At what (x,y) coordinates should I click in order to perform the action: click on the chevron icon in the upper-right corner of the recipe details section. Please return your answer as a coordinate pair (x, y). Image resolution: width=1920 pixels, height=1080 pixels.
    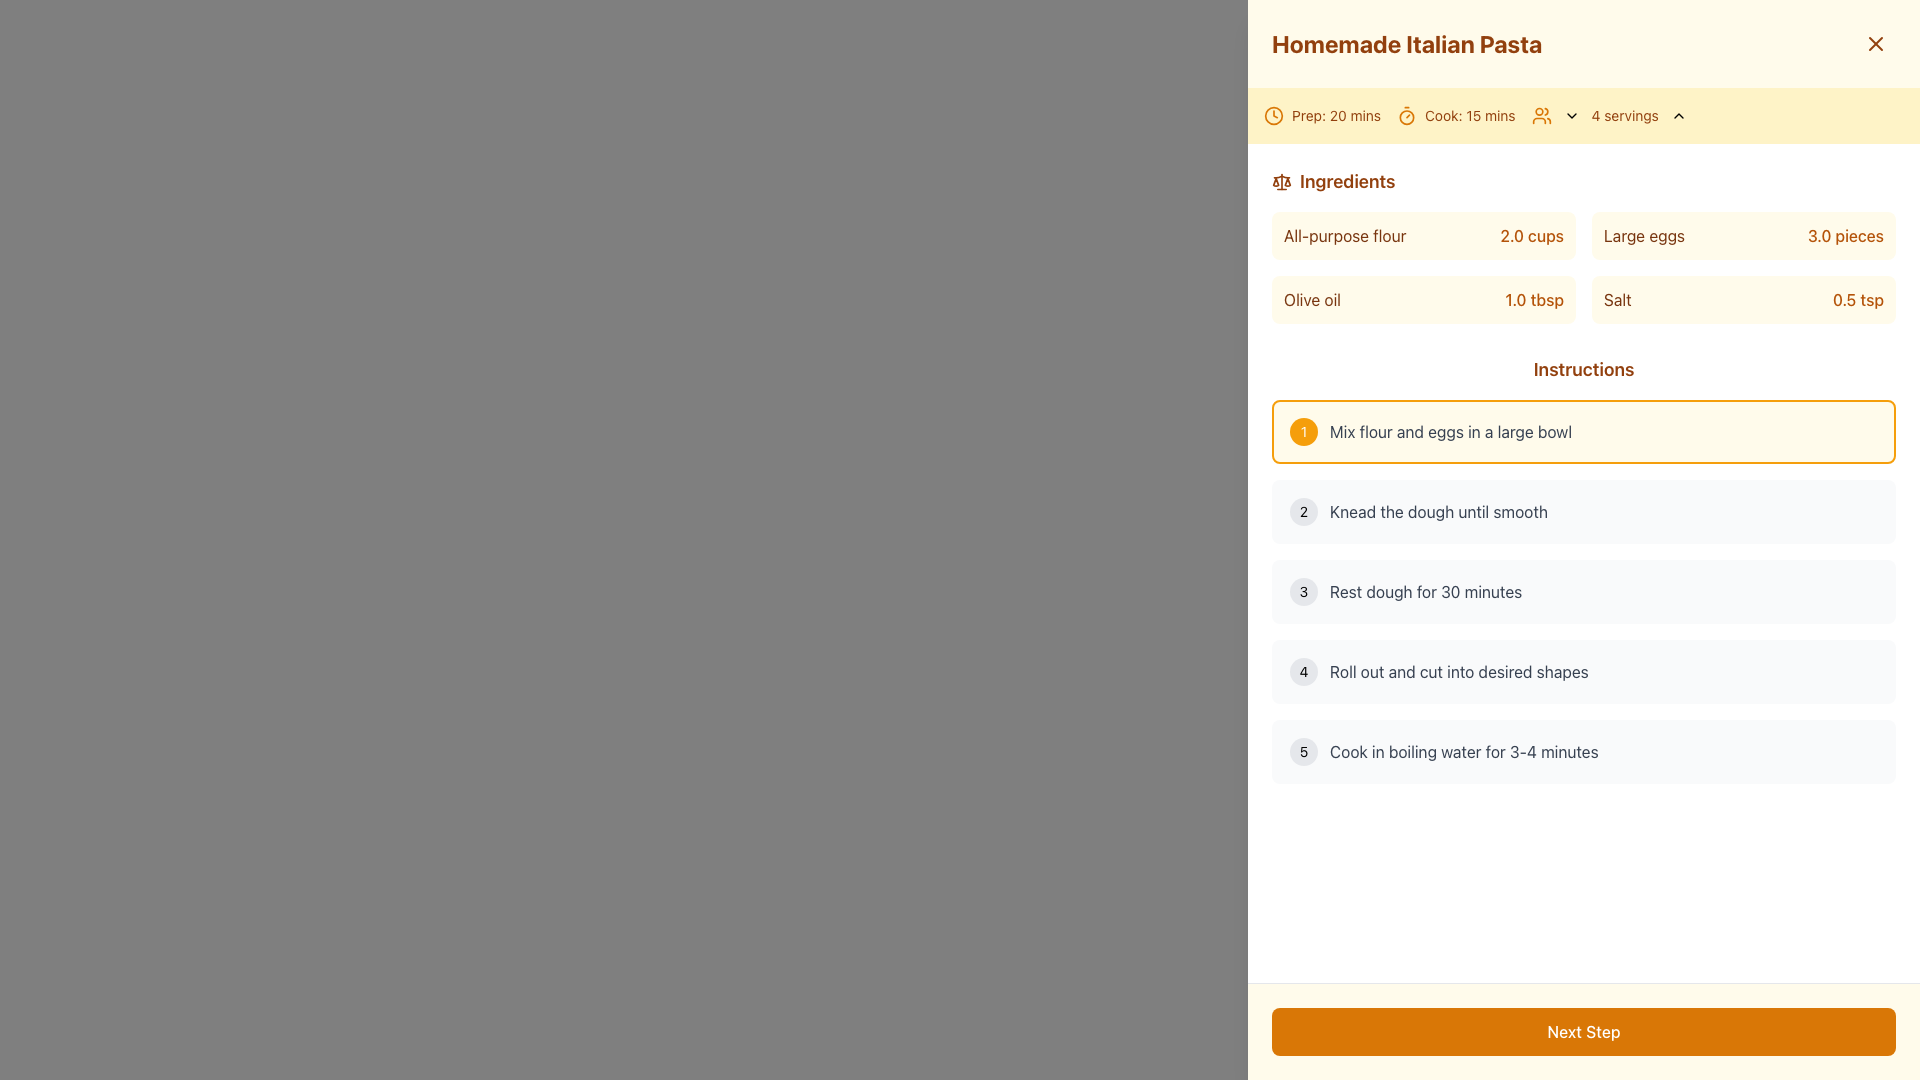
    Looking at the image, I should click on (1678, 115).